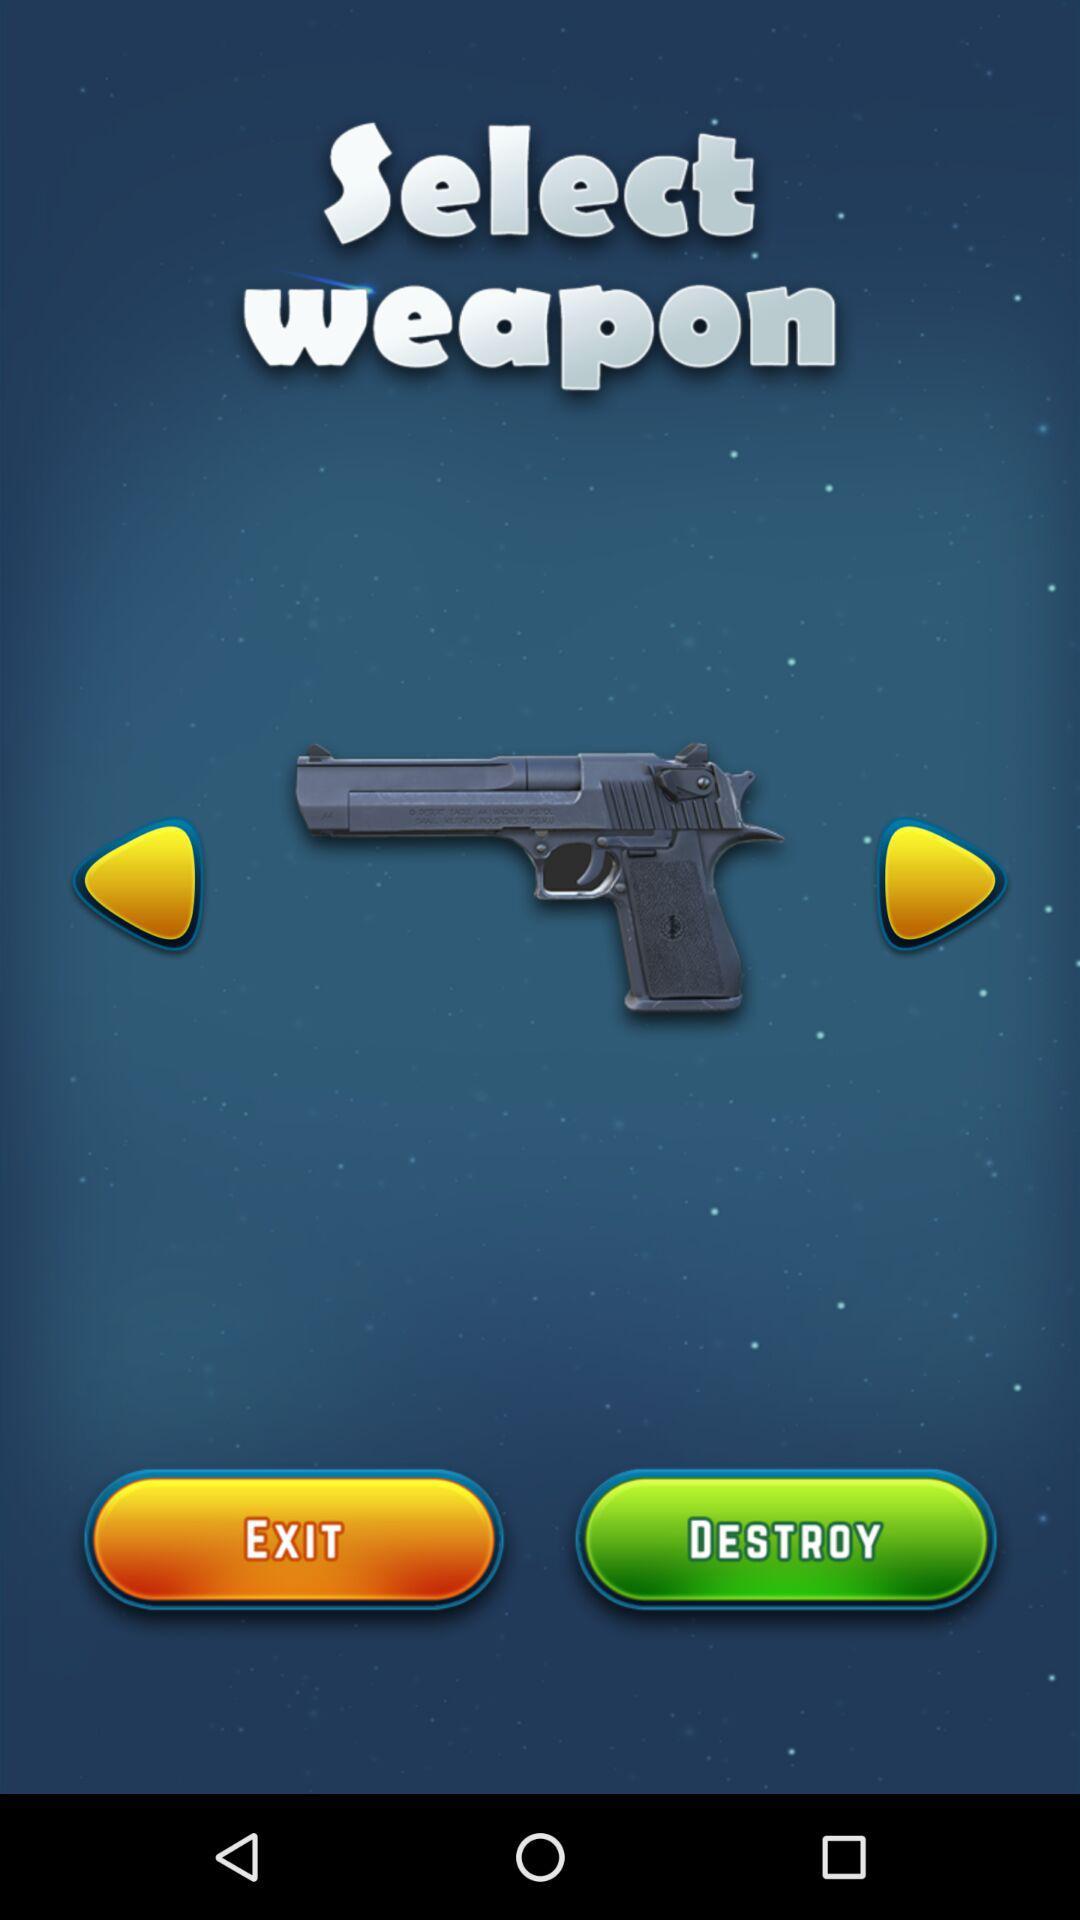 The width and height of the screenshot is (1080, 1920). Describe the element at coordinates (137, 887) in the screenshot. I see `icon on the left` at that location.